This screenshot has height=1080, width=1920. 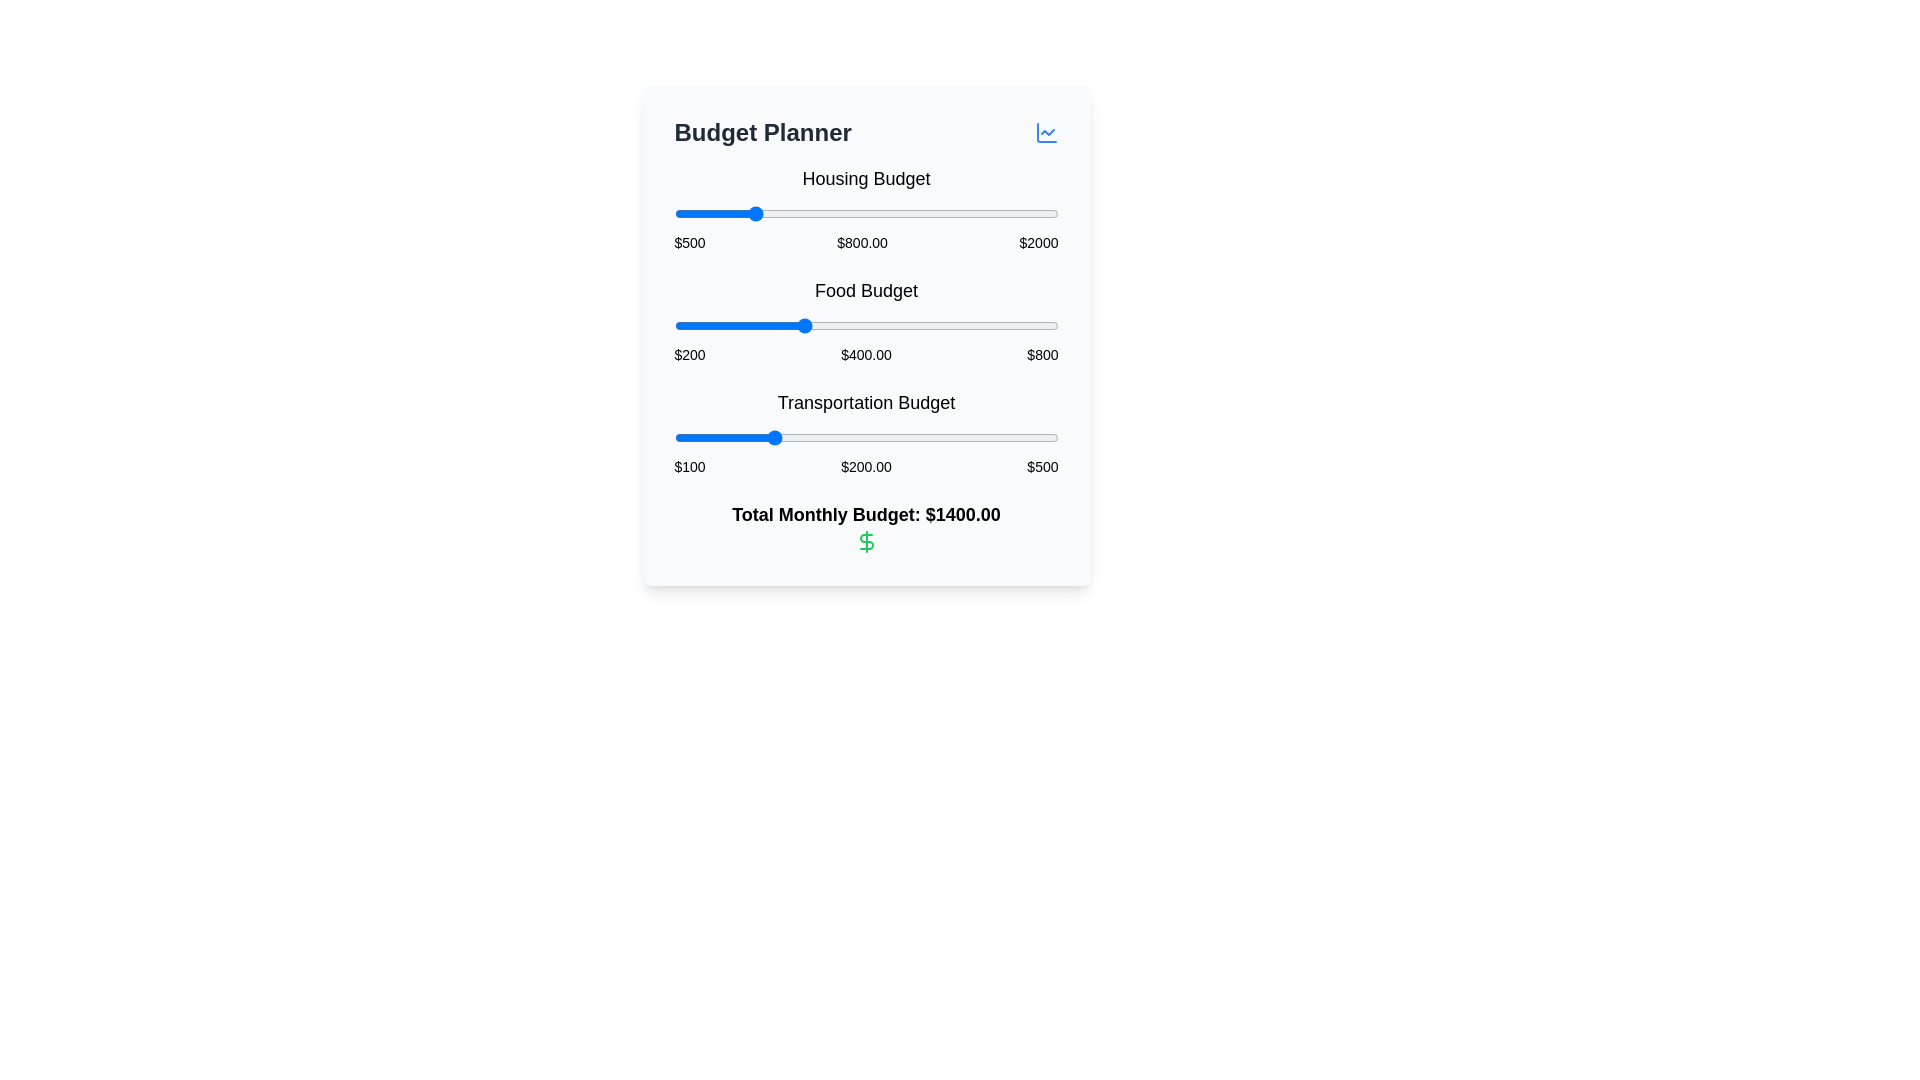 I want to click on the Food Budget slider value, so click(x=686, y=325).